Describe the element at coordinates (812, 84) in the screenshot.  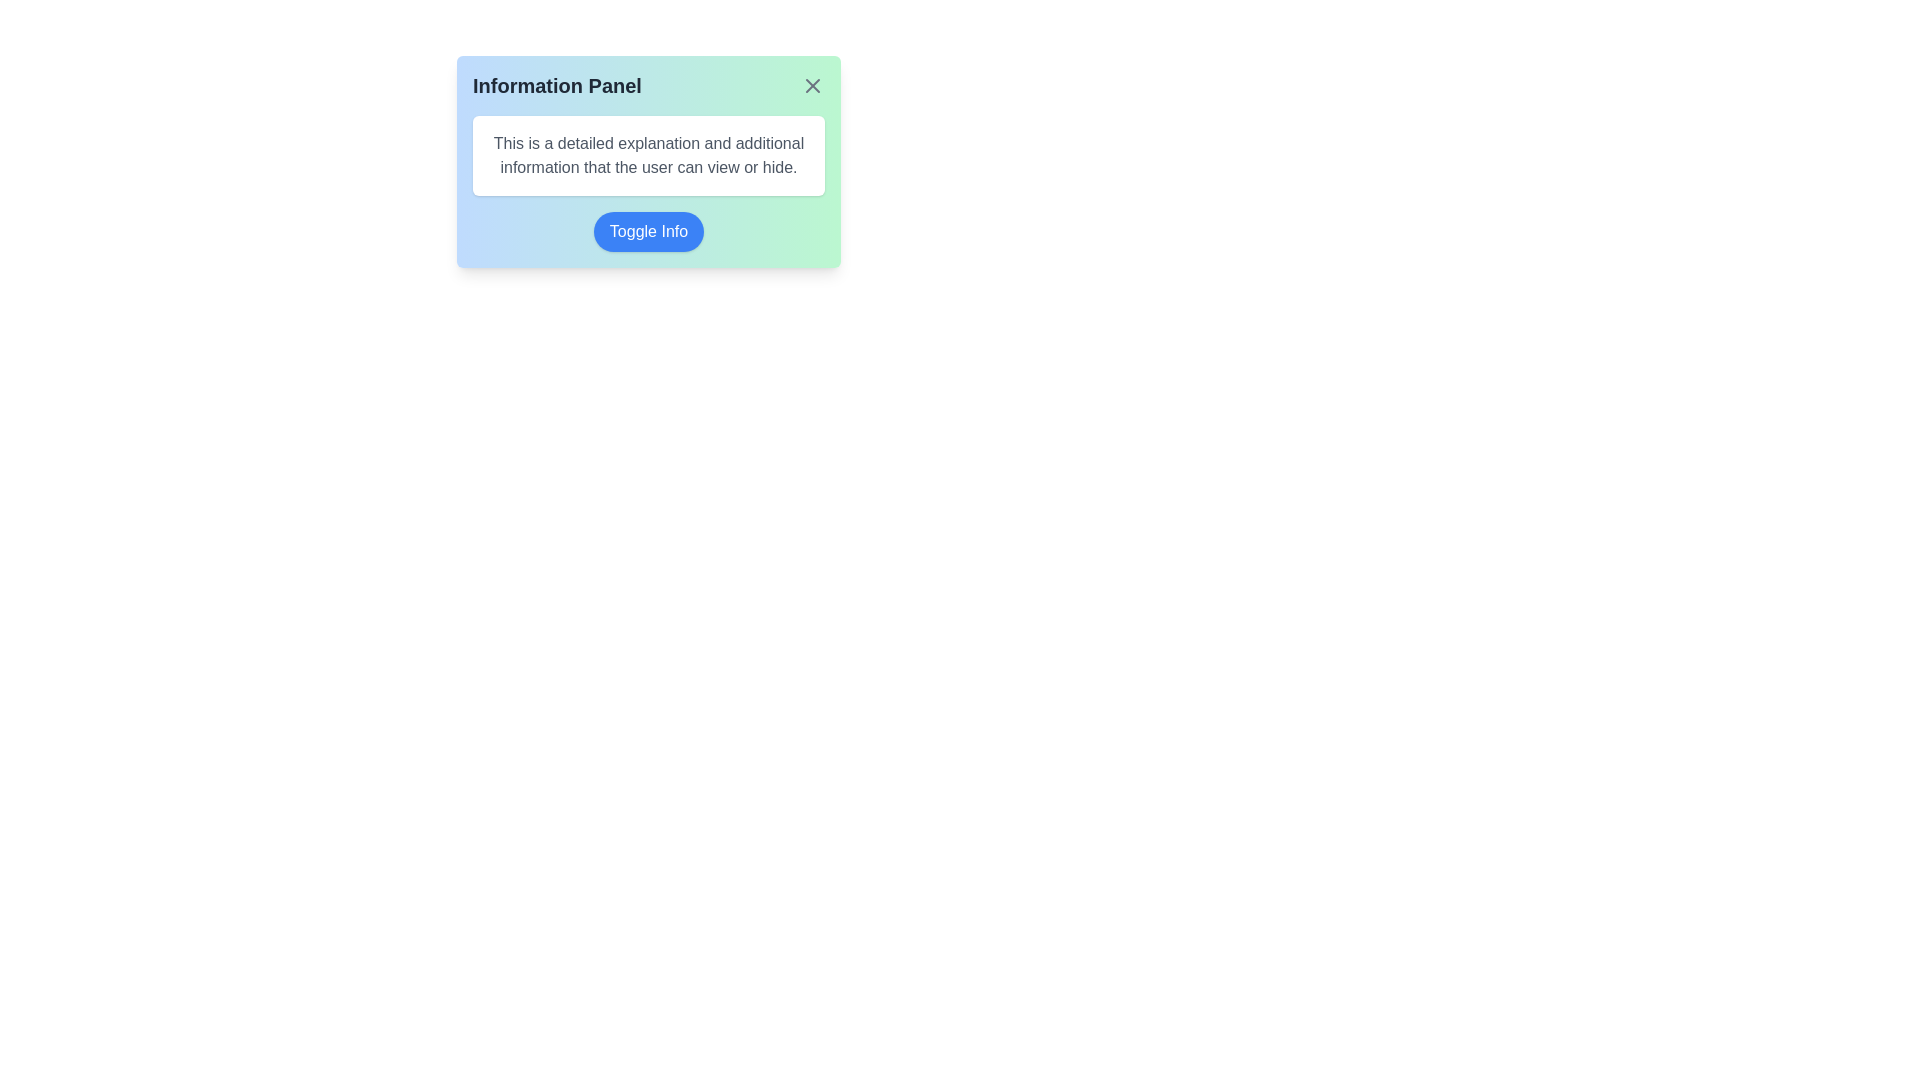
I see `the Close button icon located in the top-right corner of the 'Information Panel', which is represented by a small cross icon` at that location.